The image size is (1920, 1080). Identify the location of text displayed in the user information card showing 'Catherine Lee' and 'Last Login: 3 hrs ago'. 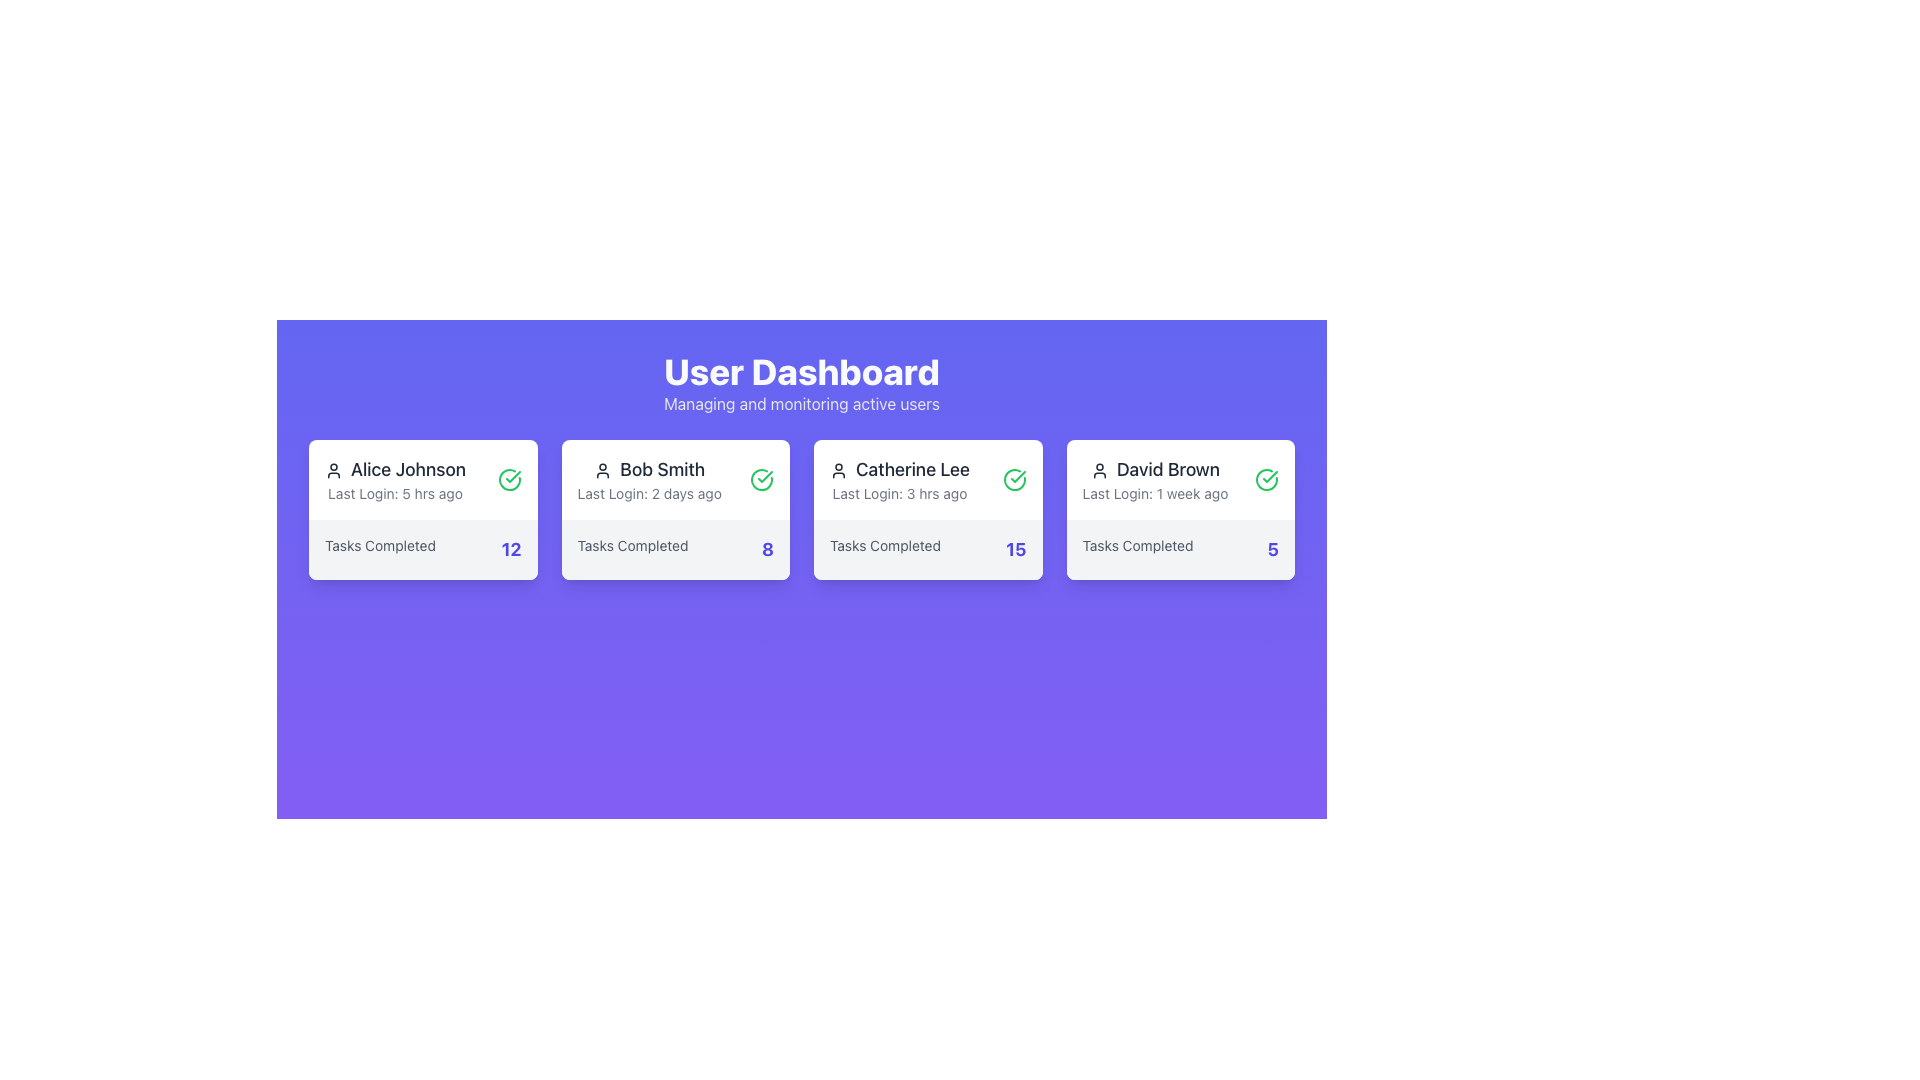
(898, 479).